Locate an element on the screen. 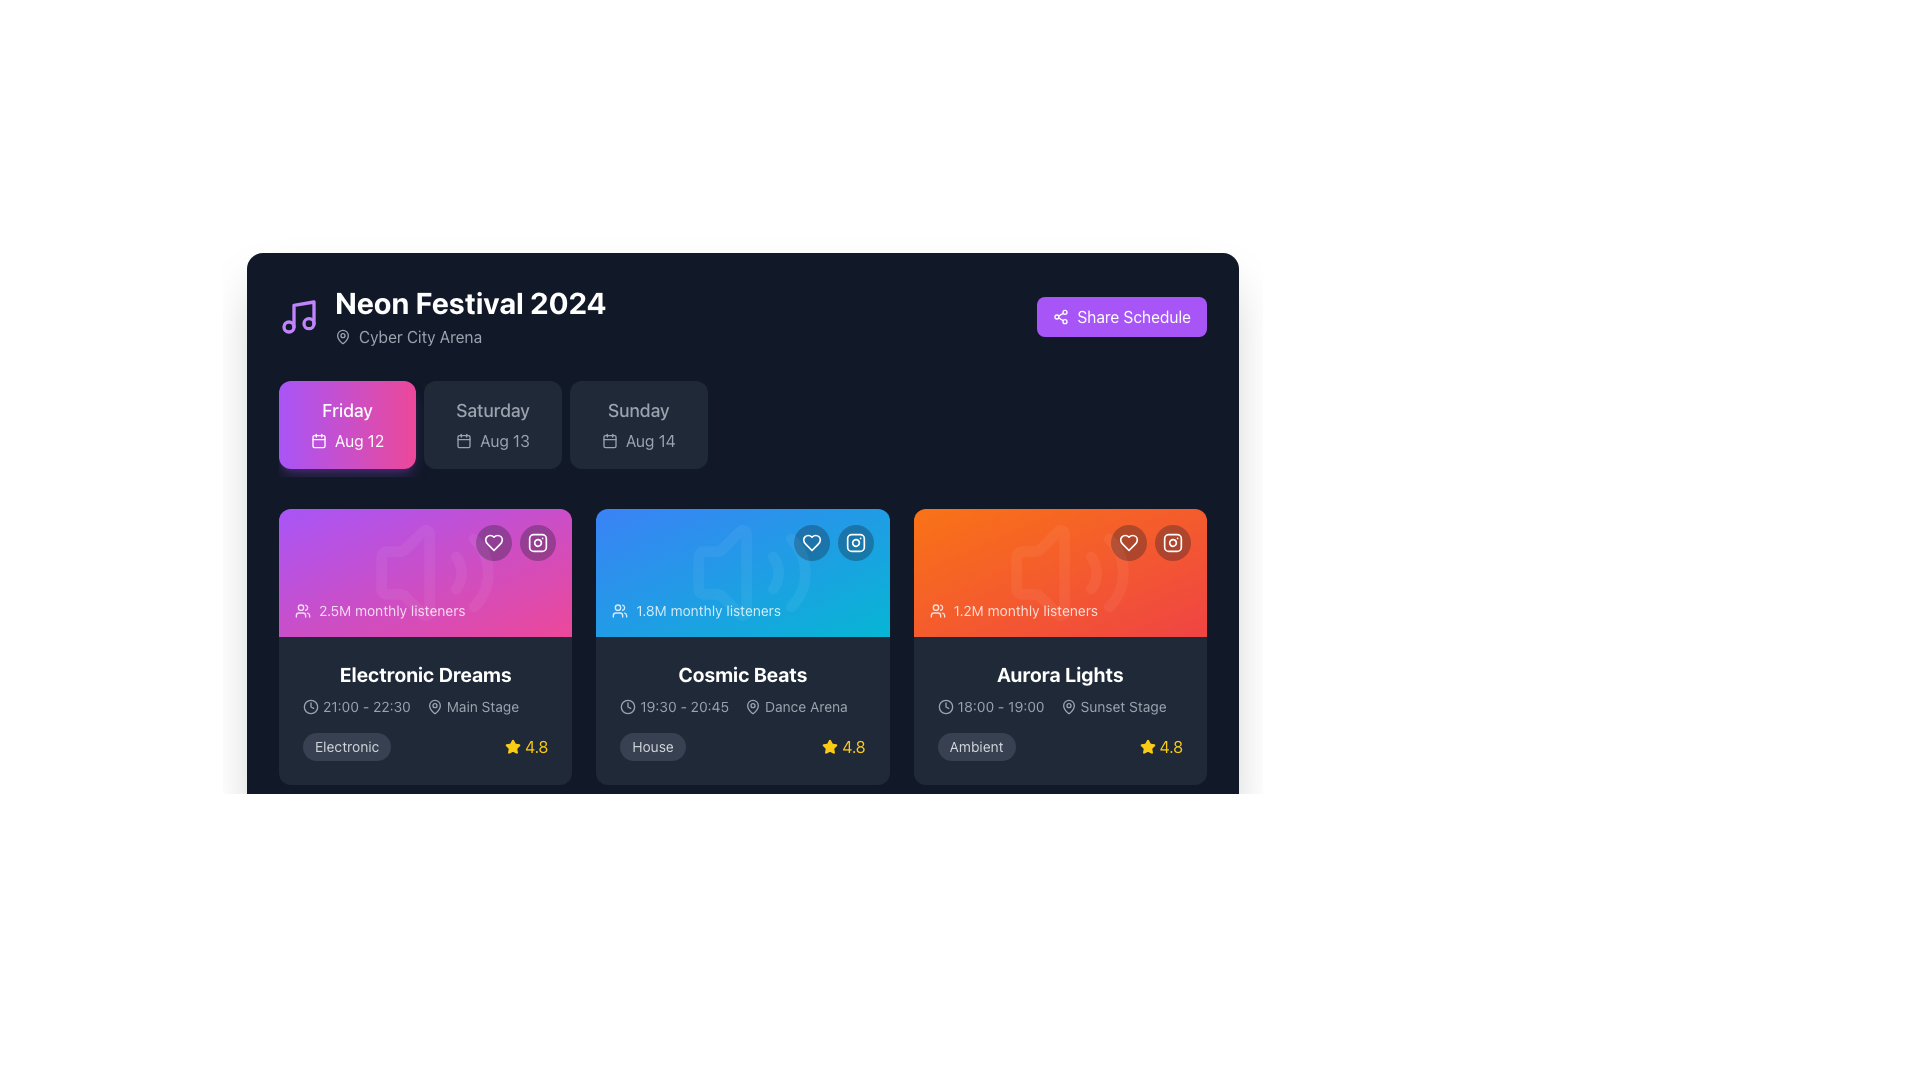  the text display indicating the popularity metric of 'Aurora Lights' located in the lower-left corner of the orange card is located at coordinates (1013, 609).